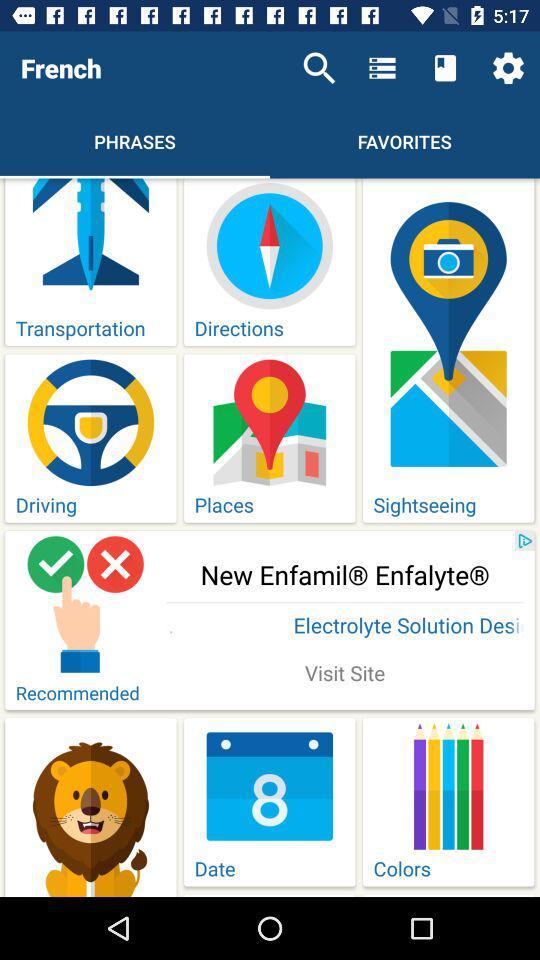  What do you see at coordinates (382, 68) in the screenshot?
I see `item above the favorites` at bounding box center [382, 68].